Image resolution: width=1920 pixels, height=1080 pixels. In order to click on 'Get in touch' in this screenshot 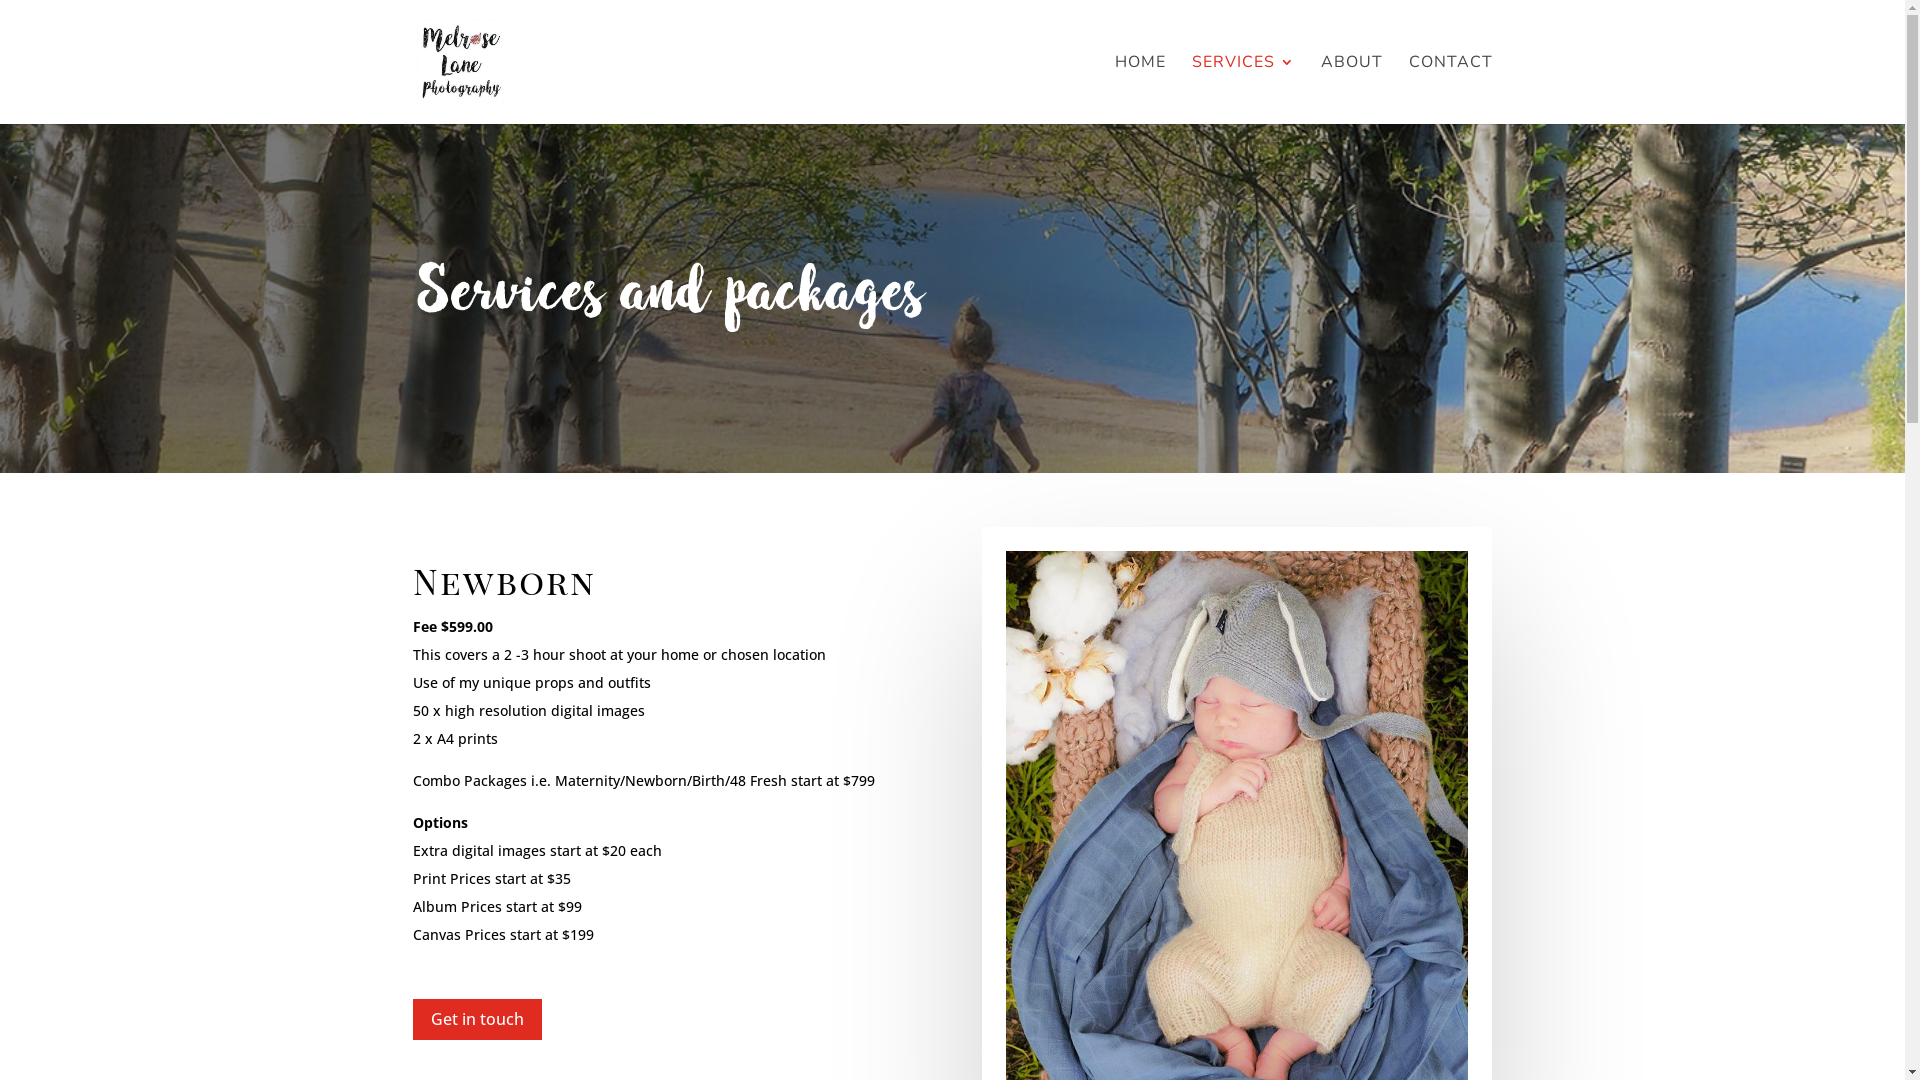, I will do `click(475, 1019)`.